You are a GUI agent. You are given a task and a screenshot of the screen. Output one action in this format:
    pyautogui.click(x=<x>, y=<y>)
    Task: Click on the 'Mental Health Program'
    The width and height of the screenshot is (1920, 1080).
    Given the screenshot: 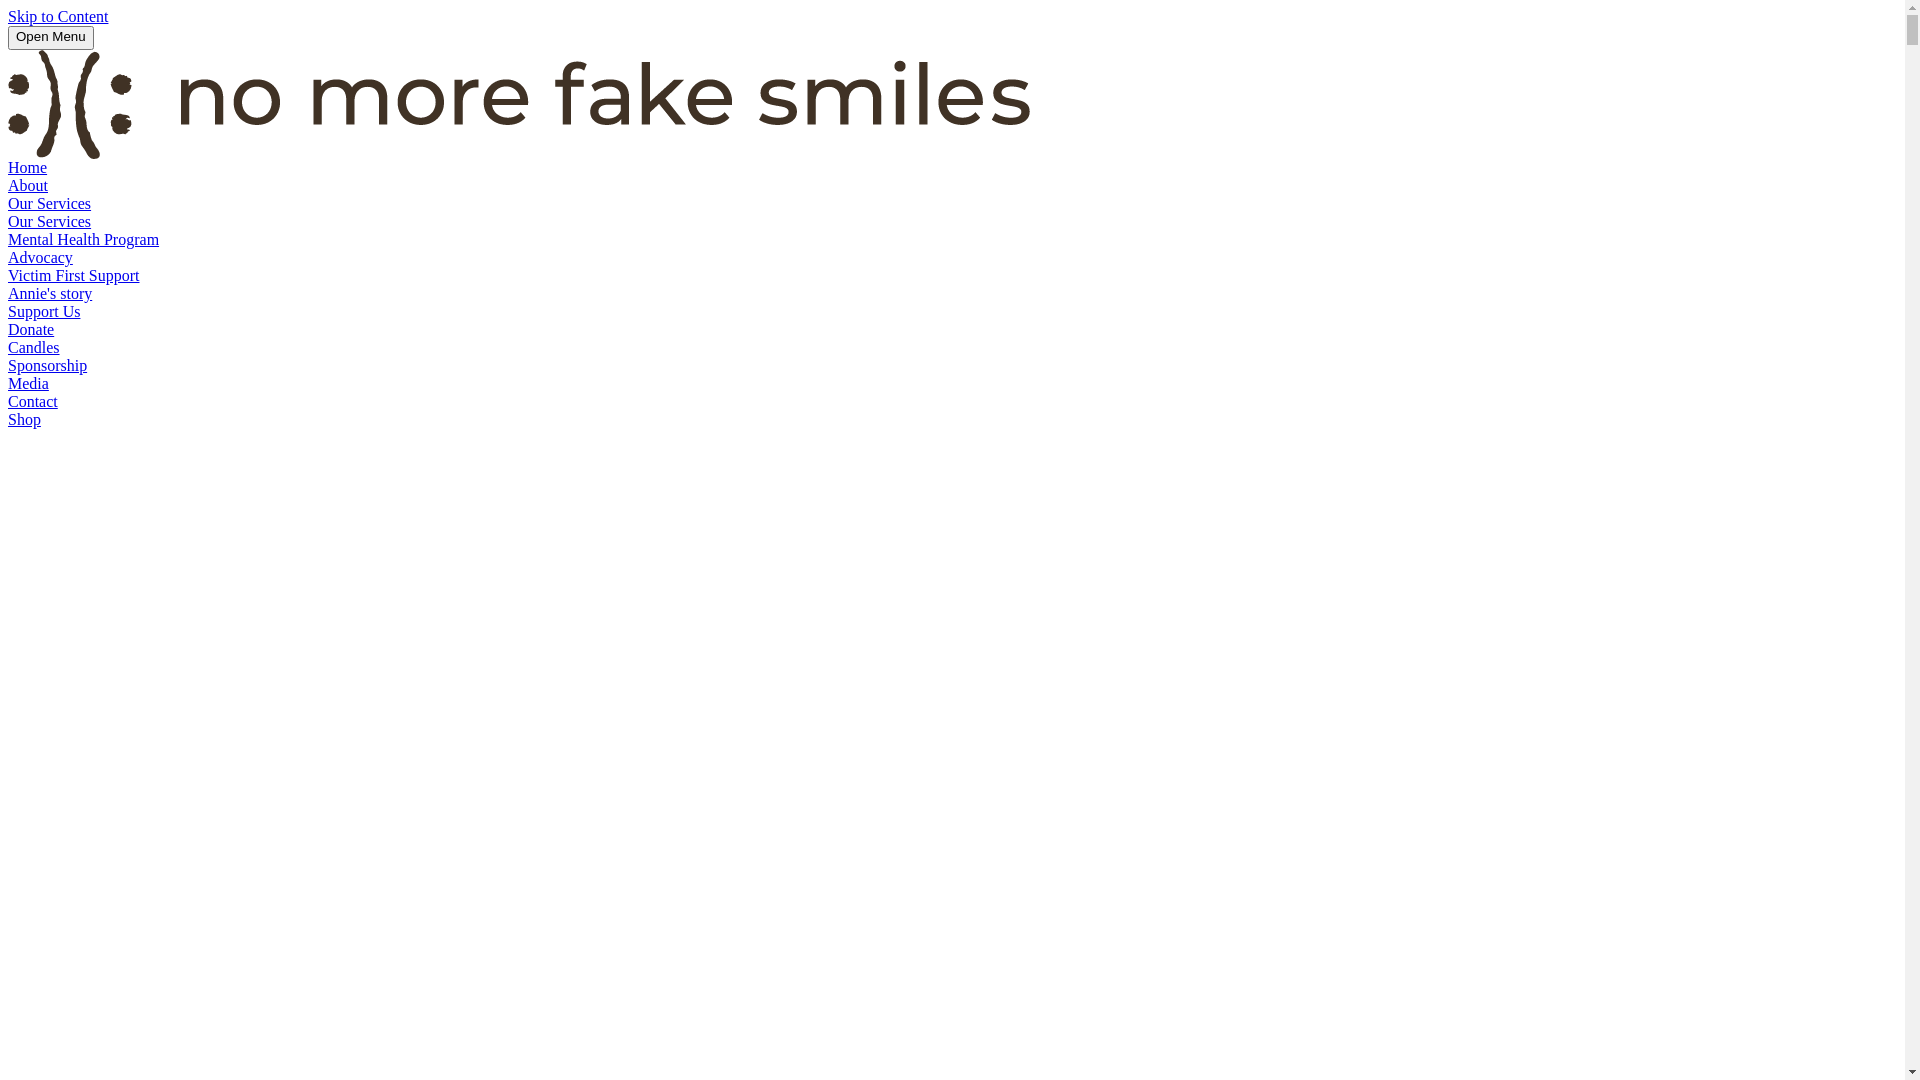 What is the action you would take?
    pyautogui.click(x=82, y=238)
    